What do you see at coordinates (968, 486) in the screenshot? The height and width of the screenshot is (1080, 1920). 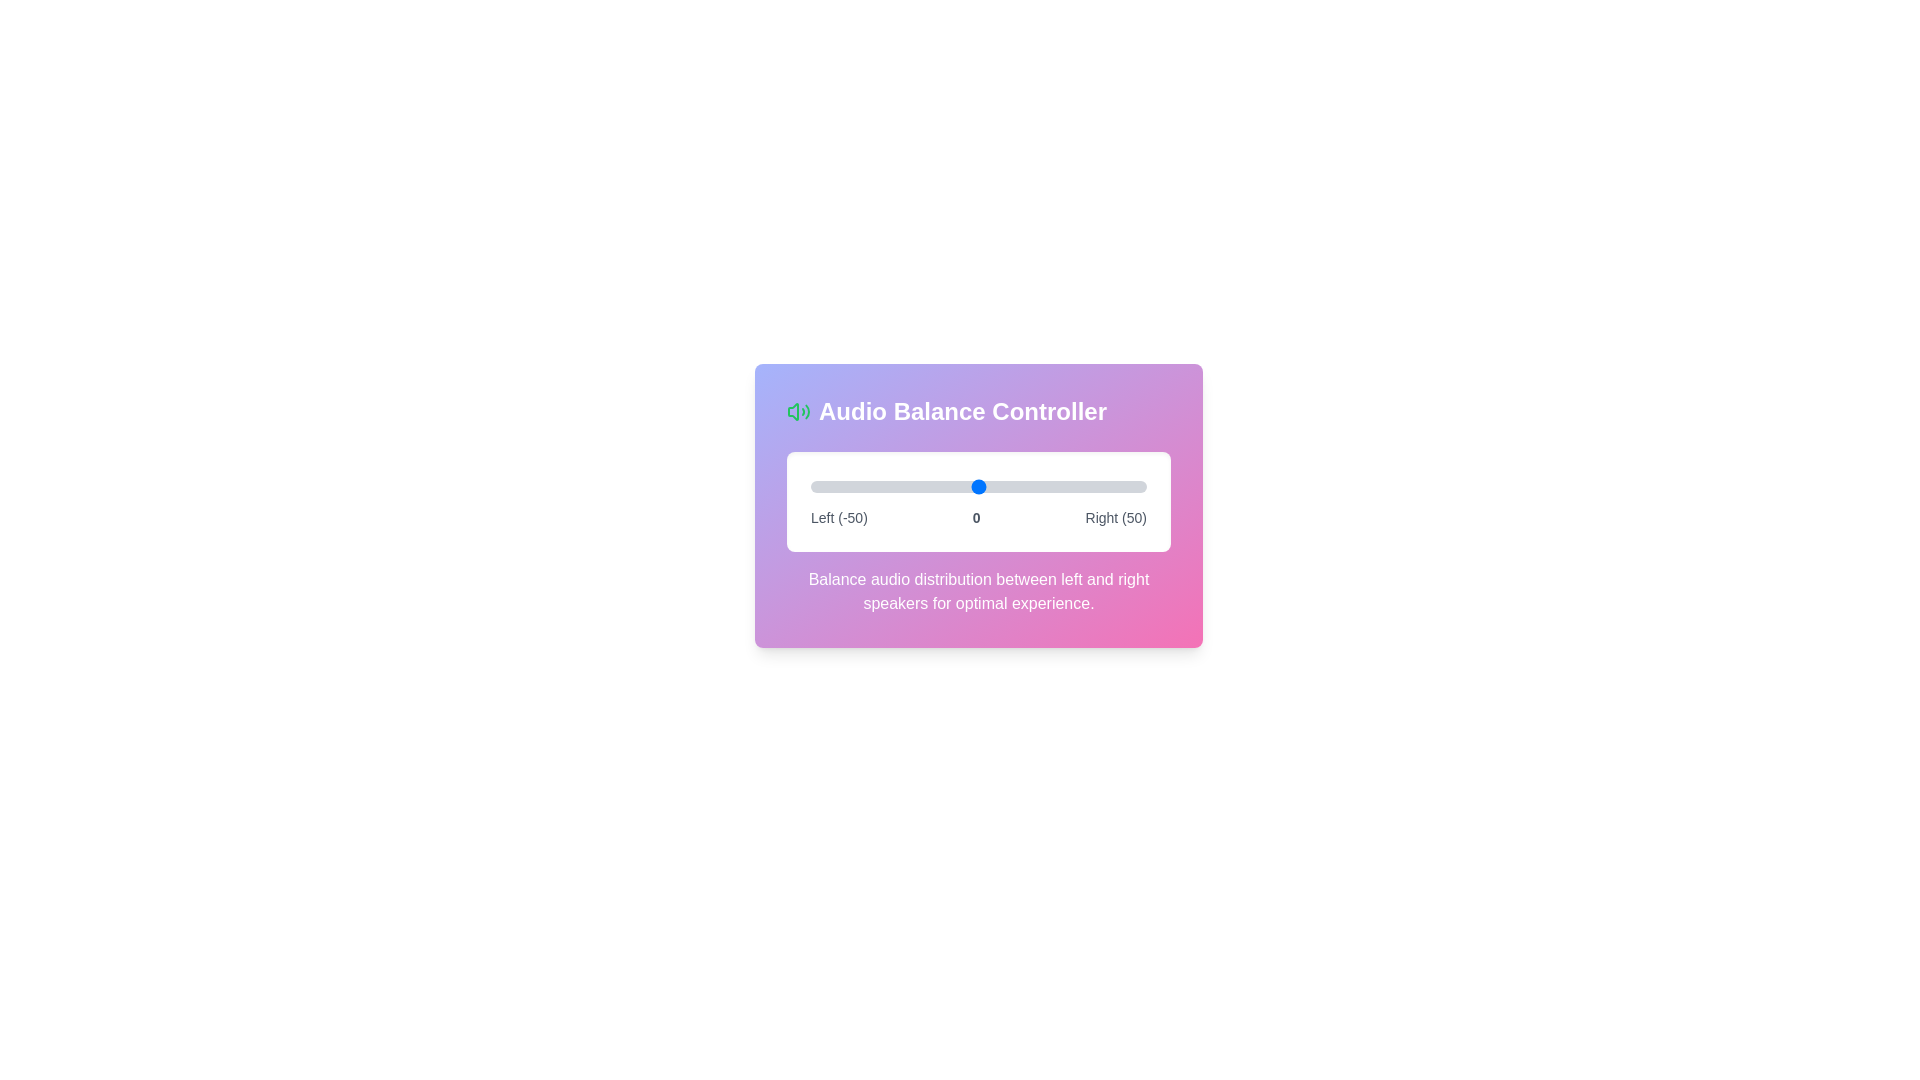 I see `the balance slider to set the audio balance to -3` at bounding box center [968, 486].